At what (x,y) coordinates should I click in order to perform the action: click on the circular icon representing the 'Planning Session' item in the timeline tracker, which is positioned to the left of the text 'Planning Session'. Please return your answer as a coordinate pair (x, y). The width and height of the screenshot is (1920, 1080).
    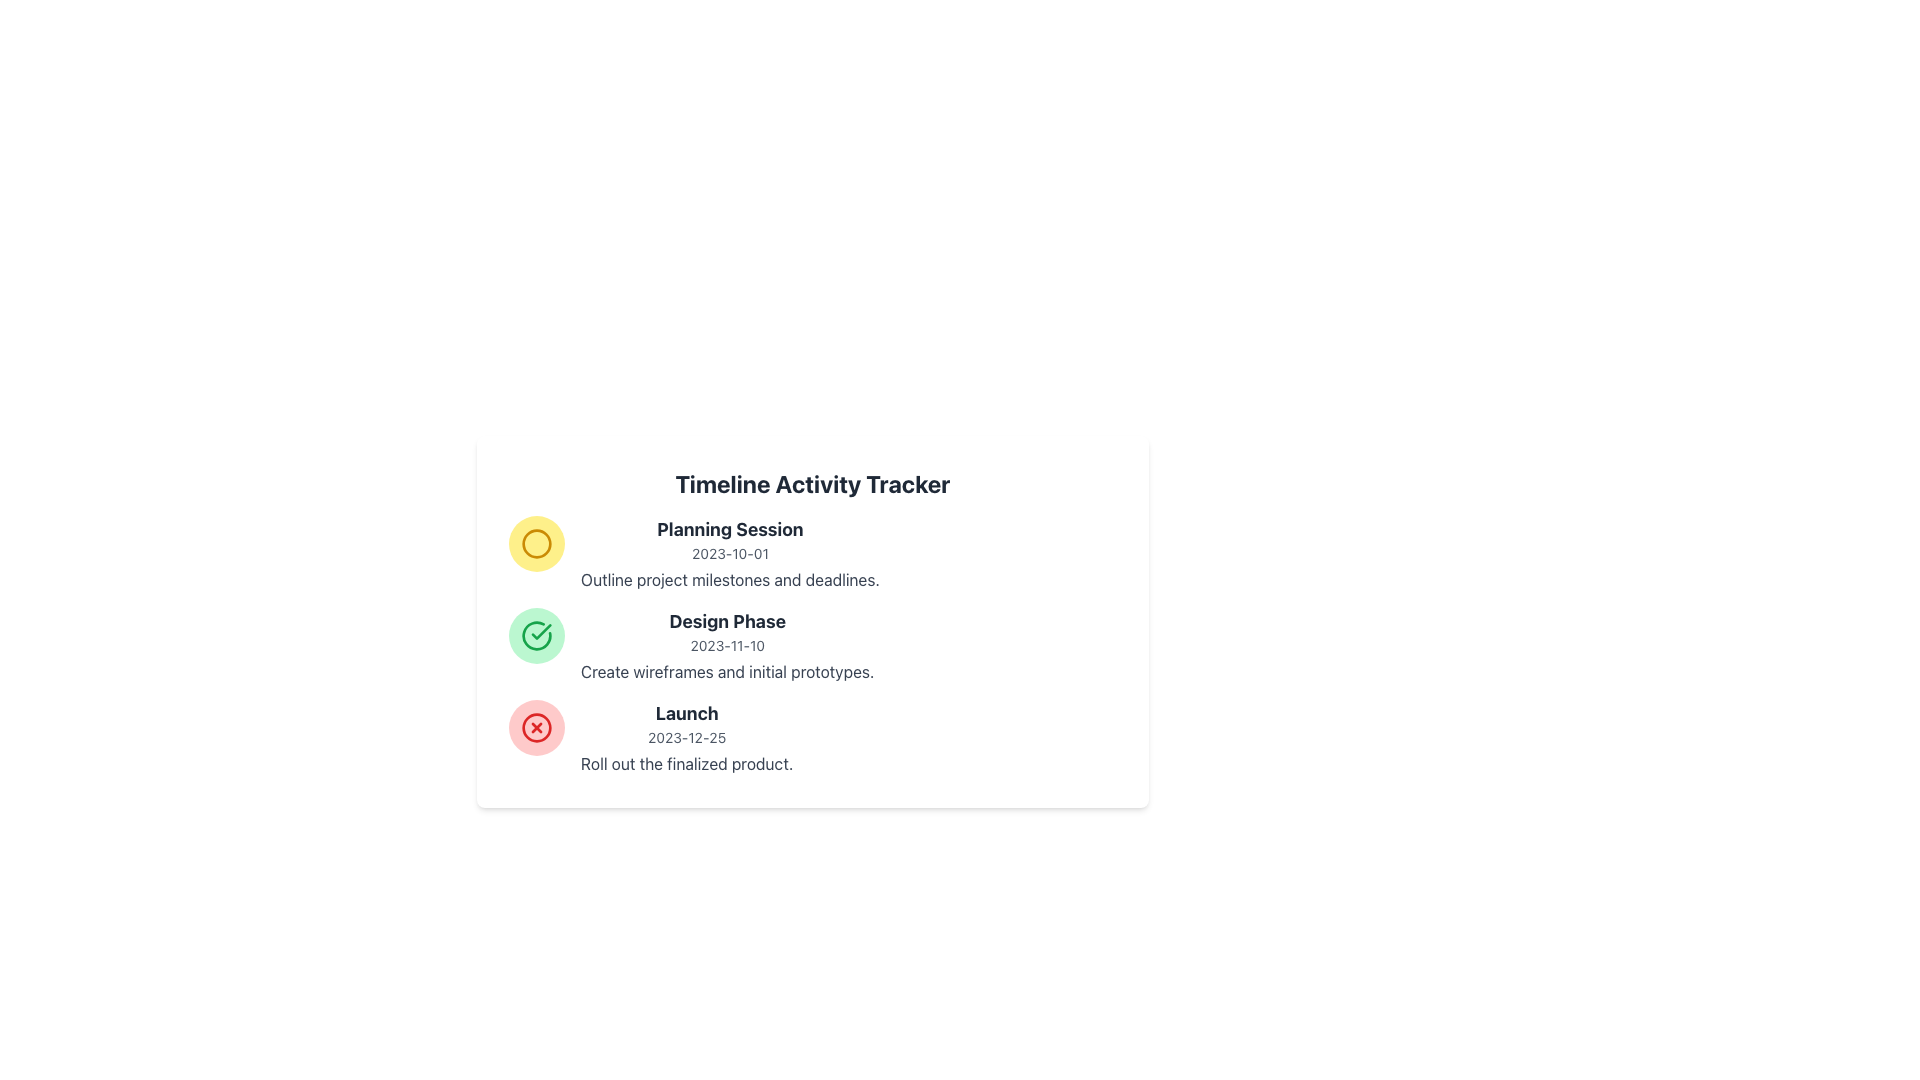
    Looking at the image, I should click on (537, 543).